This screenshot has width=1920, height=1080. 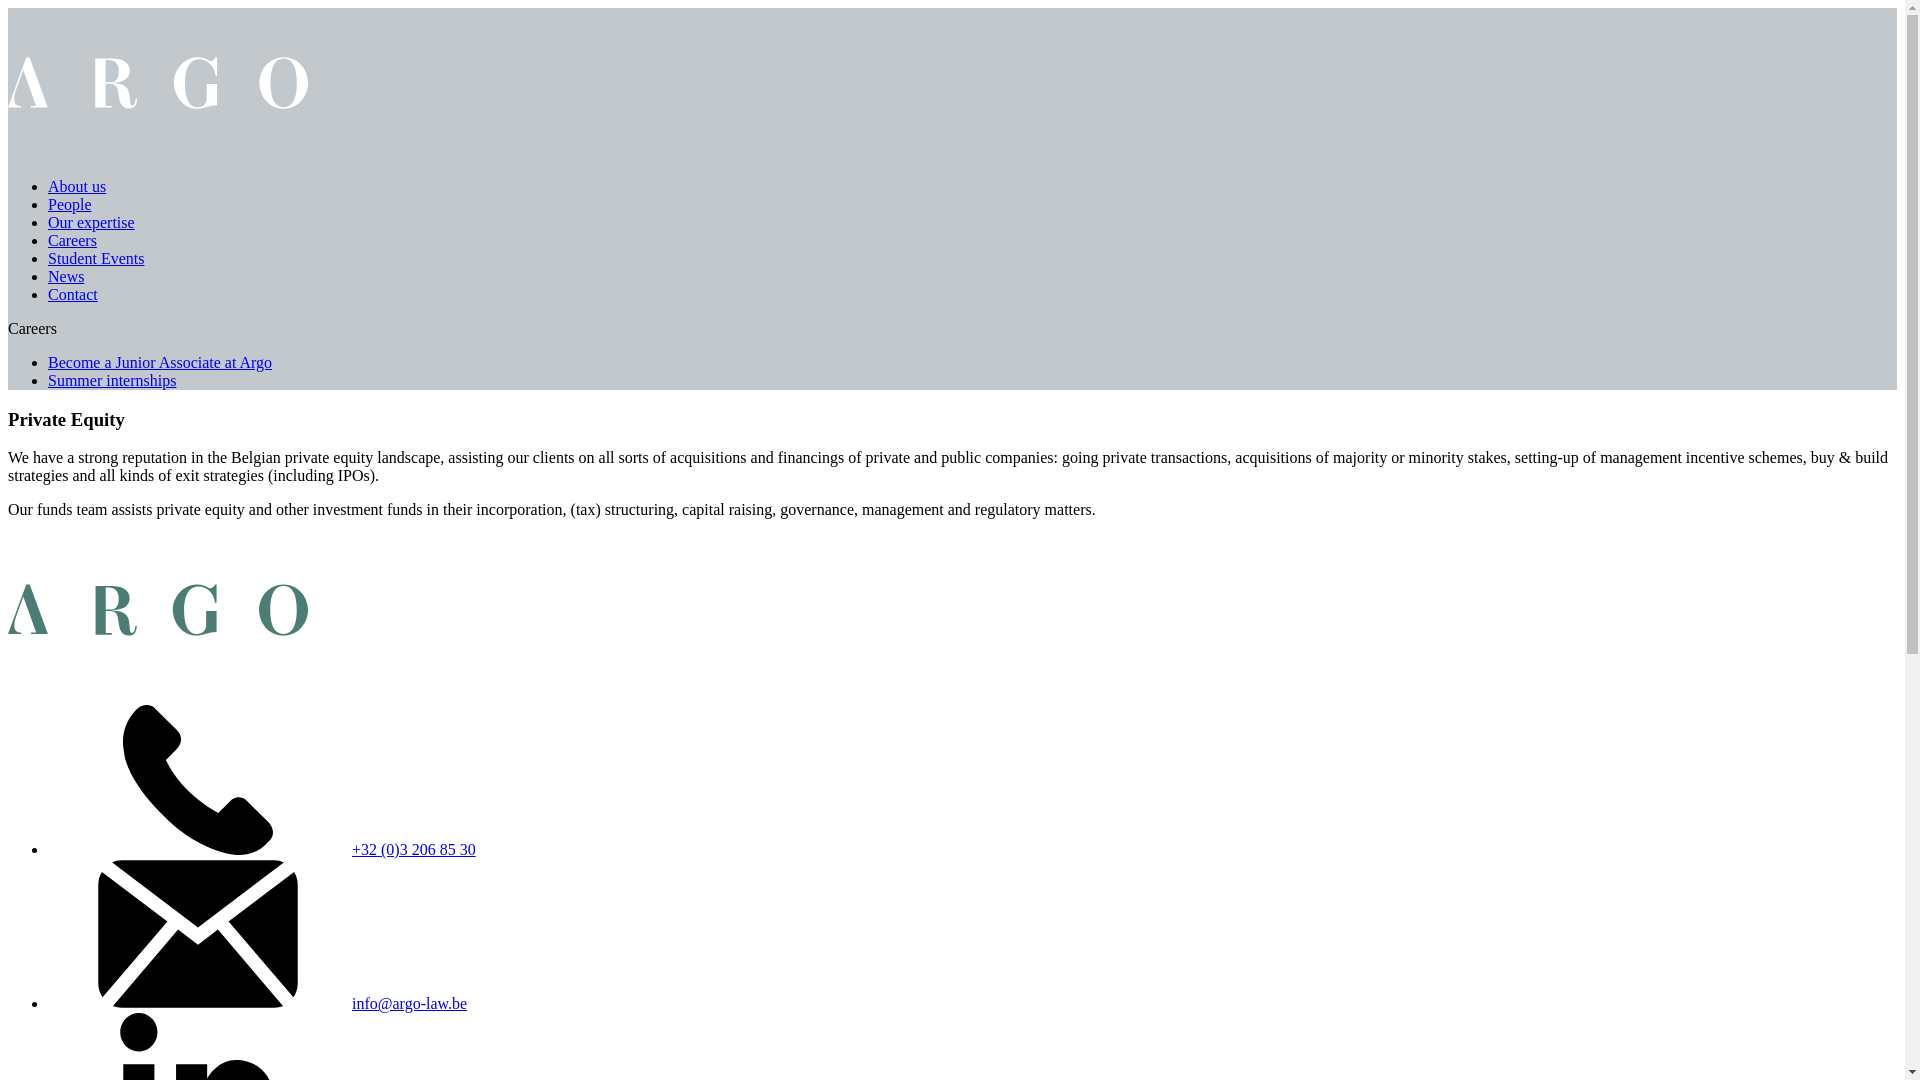 What do you see at coordinates (48, 294) in the screenshot?
I see `'Contact'` at bounding box center [48, 294].